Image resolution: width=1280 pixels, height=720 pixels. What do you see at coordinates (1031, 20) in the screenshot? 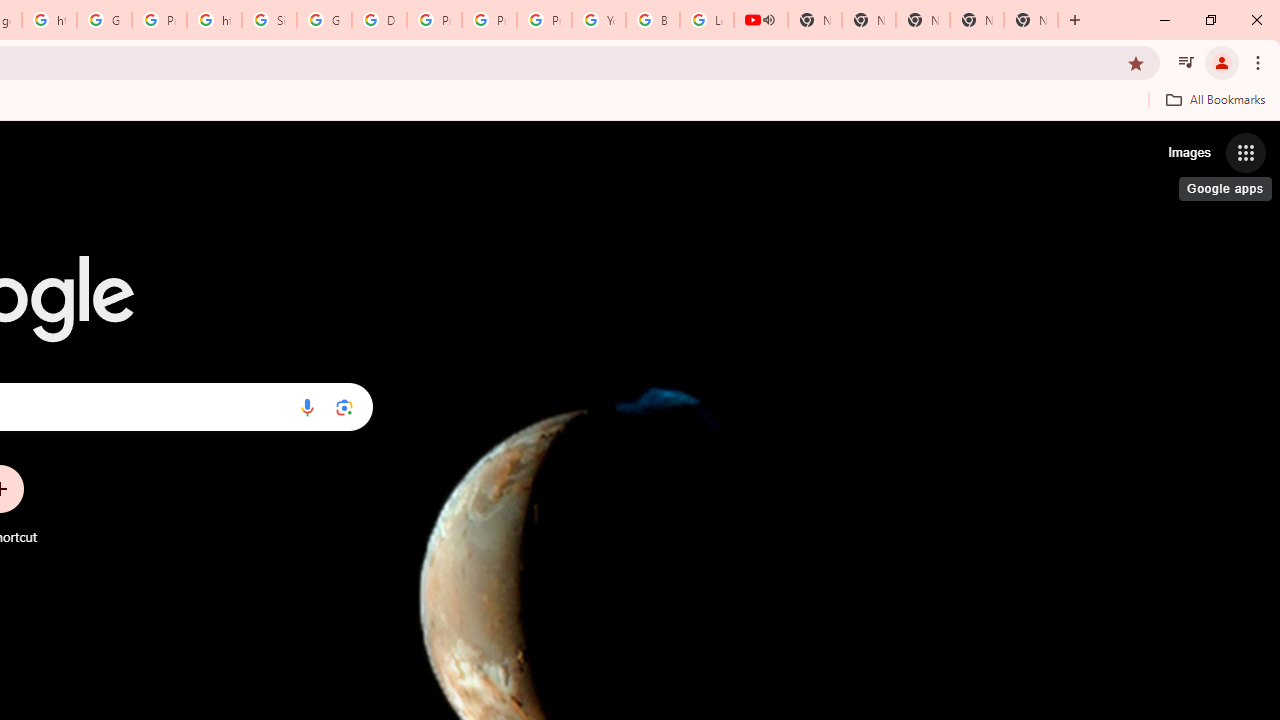
I see `'New Tab'` at bounding box center [1031, 20].